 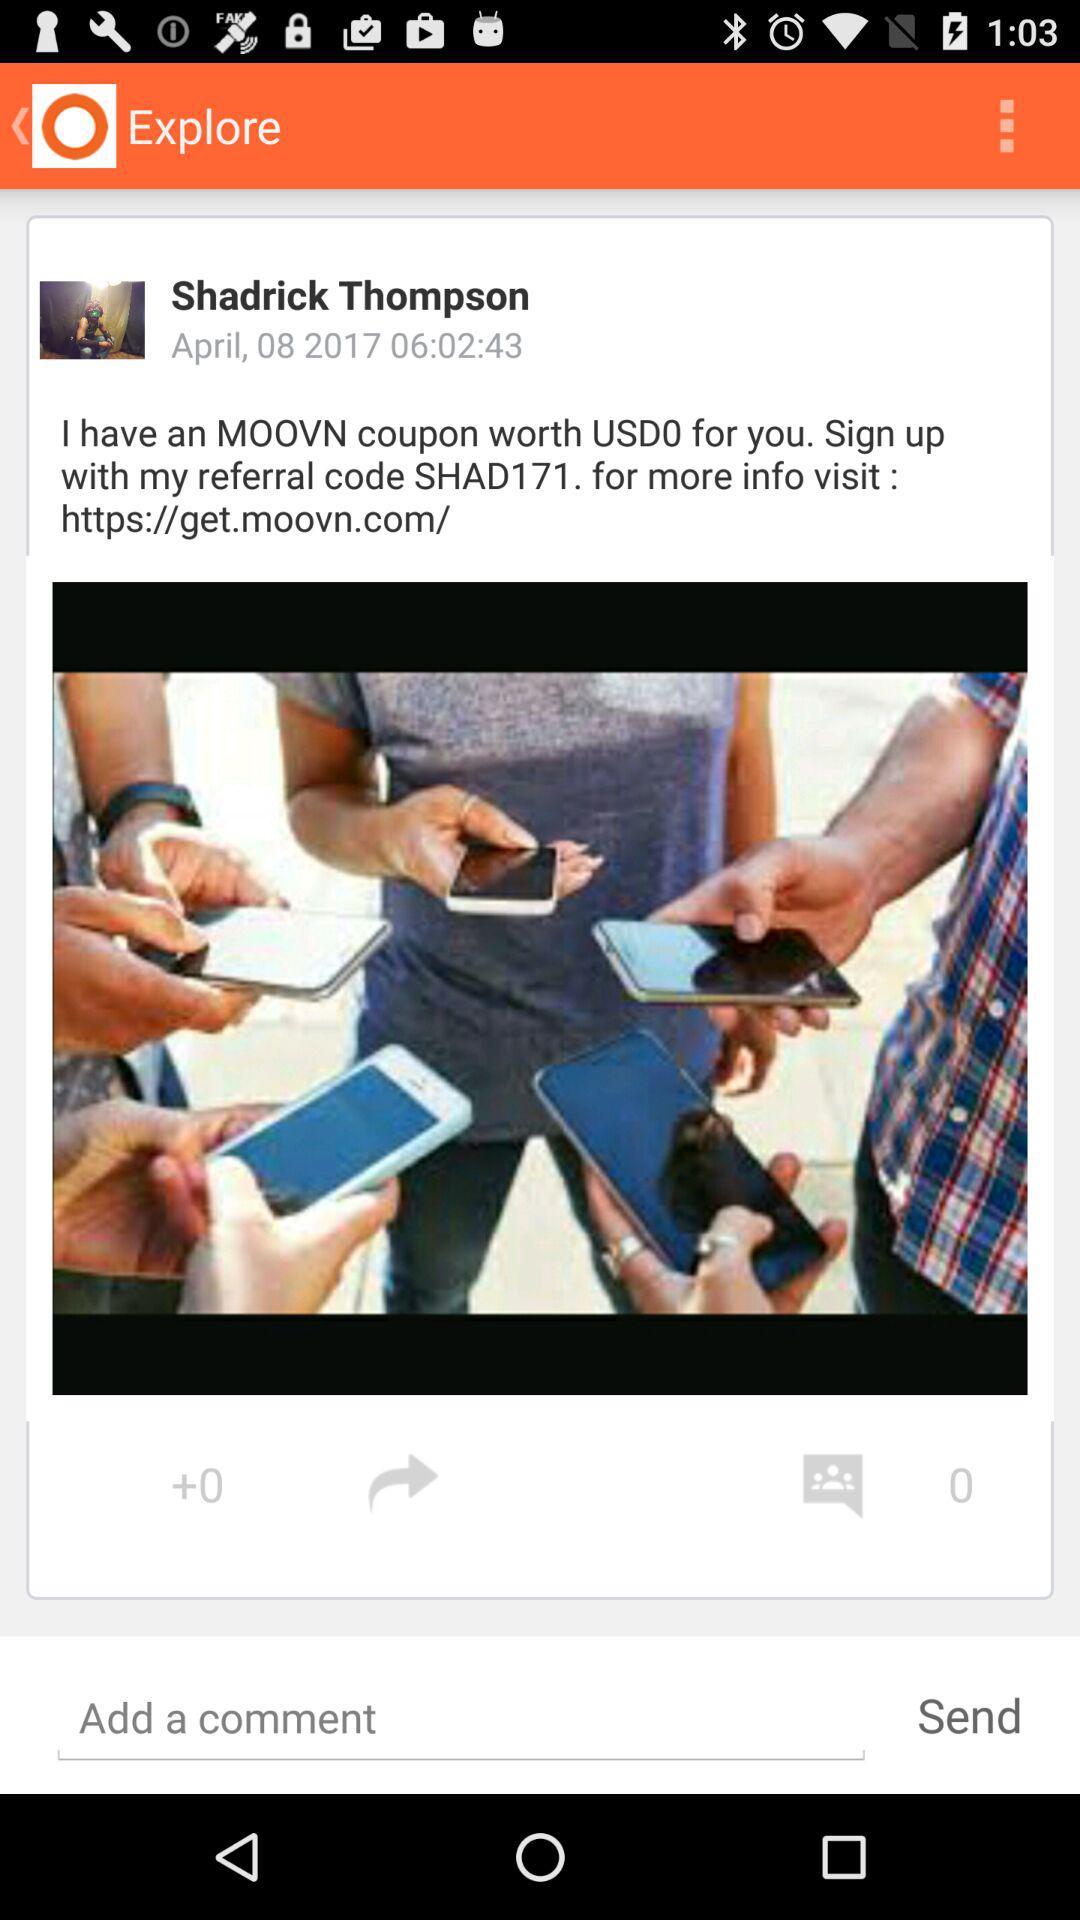 I want to click on app above the i have an icon, so click(x=92, y=320).